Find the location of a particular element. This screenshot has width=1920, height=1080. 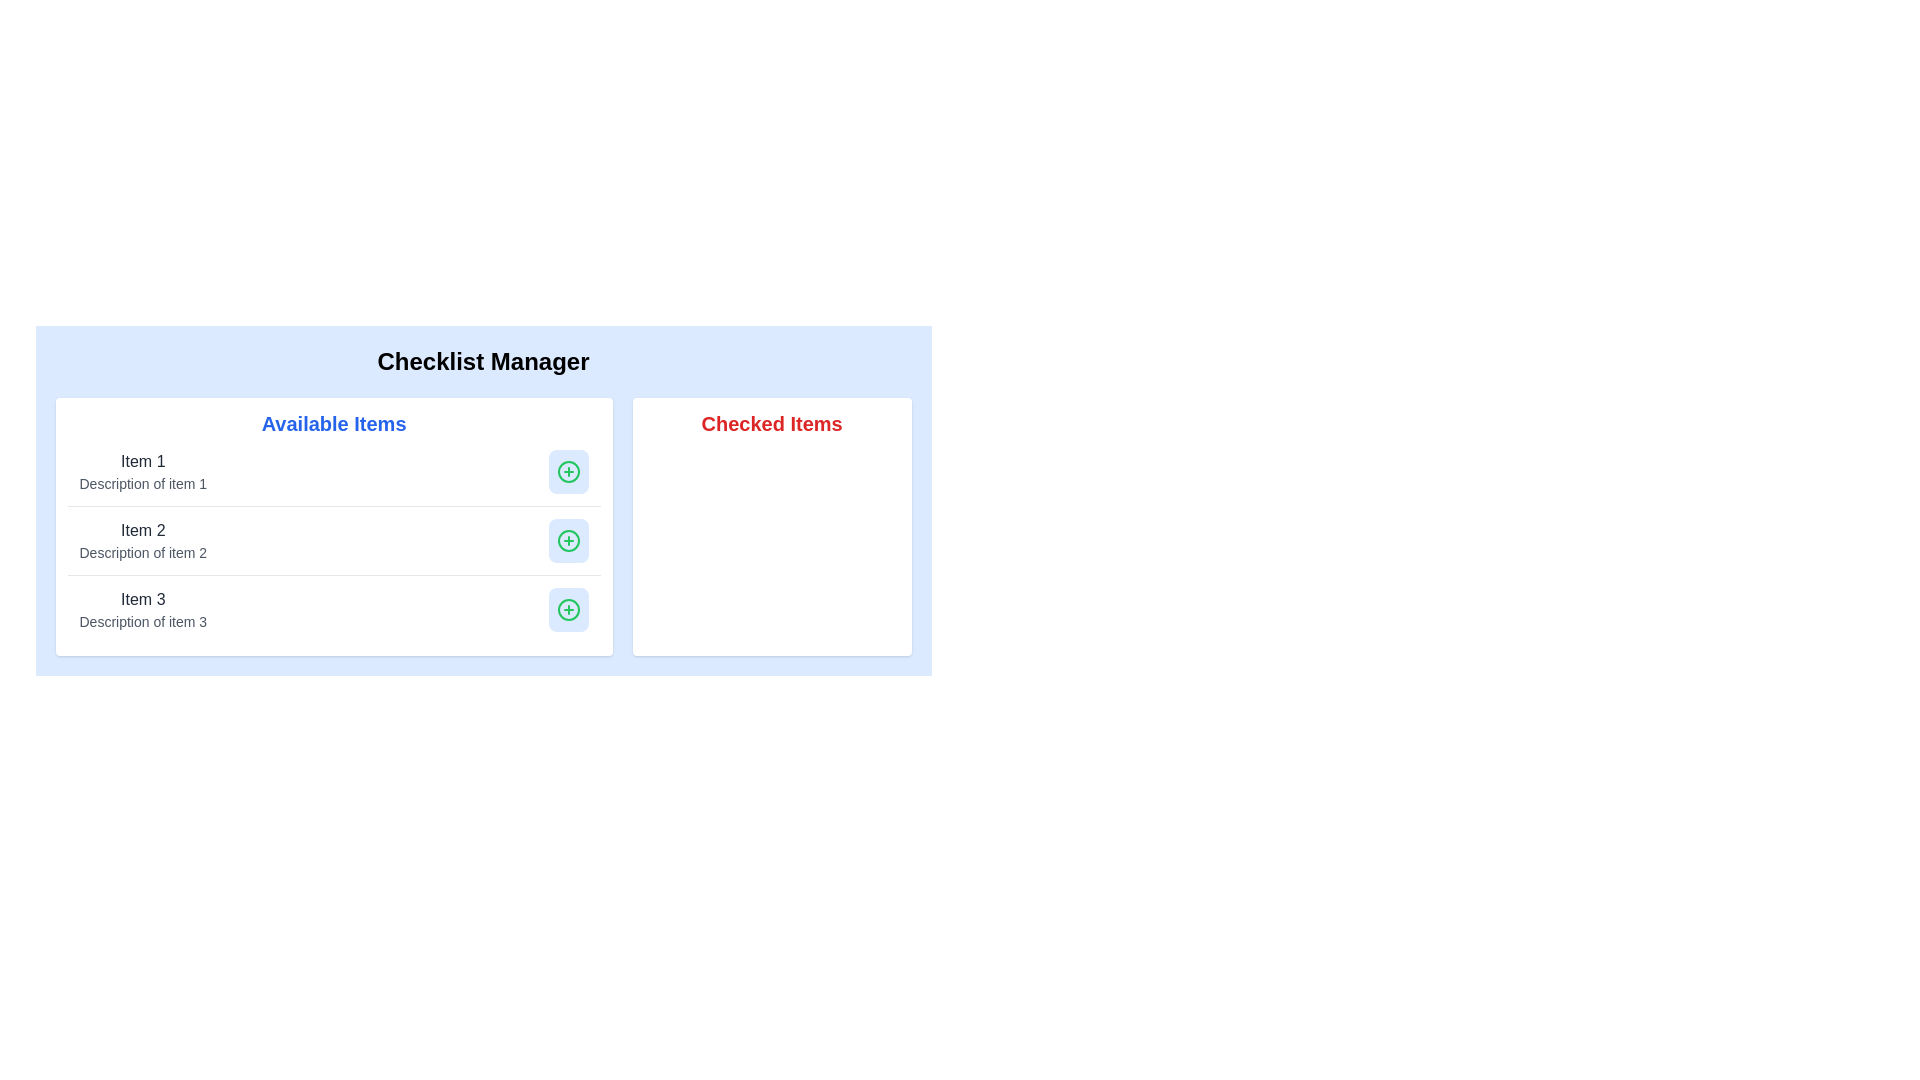

text displayed for the first item titled 'Item 1' in the 'Available Items' section of the 'Checklist Manager' interface is located at coordinates (142, 471).